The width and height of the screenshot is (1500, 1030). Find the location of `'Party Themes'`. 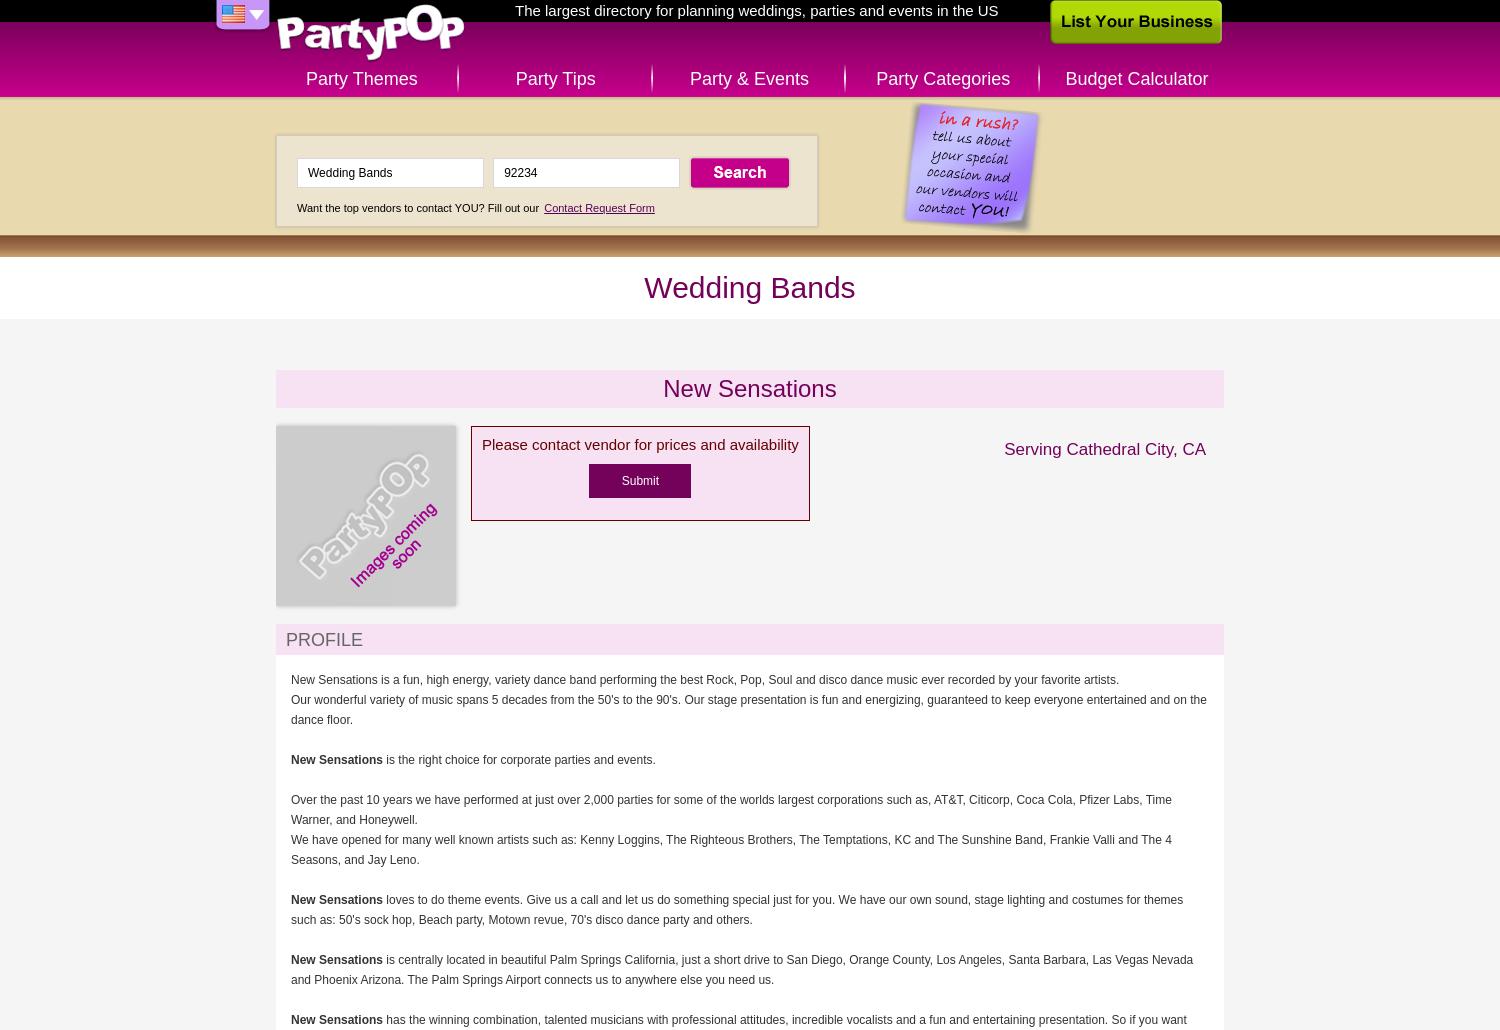

'Party Themes' is located at coordinates (360, 79).